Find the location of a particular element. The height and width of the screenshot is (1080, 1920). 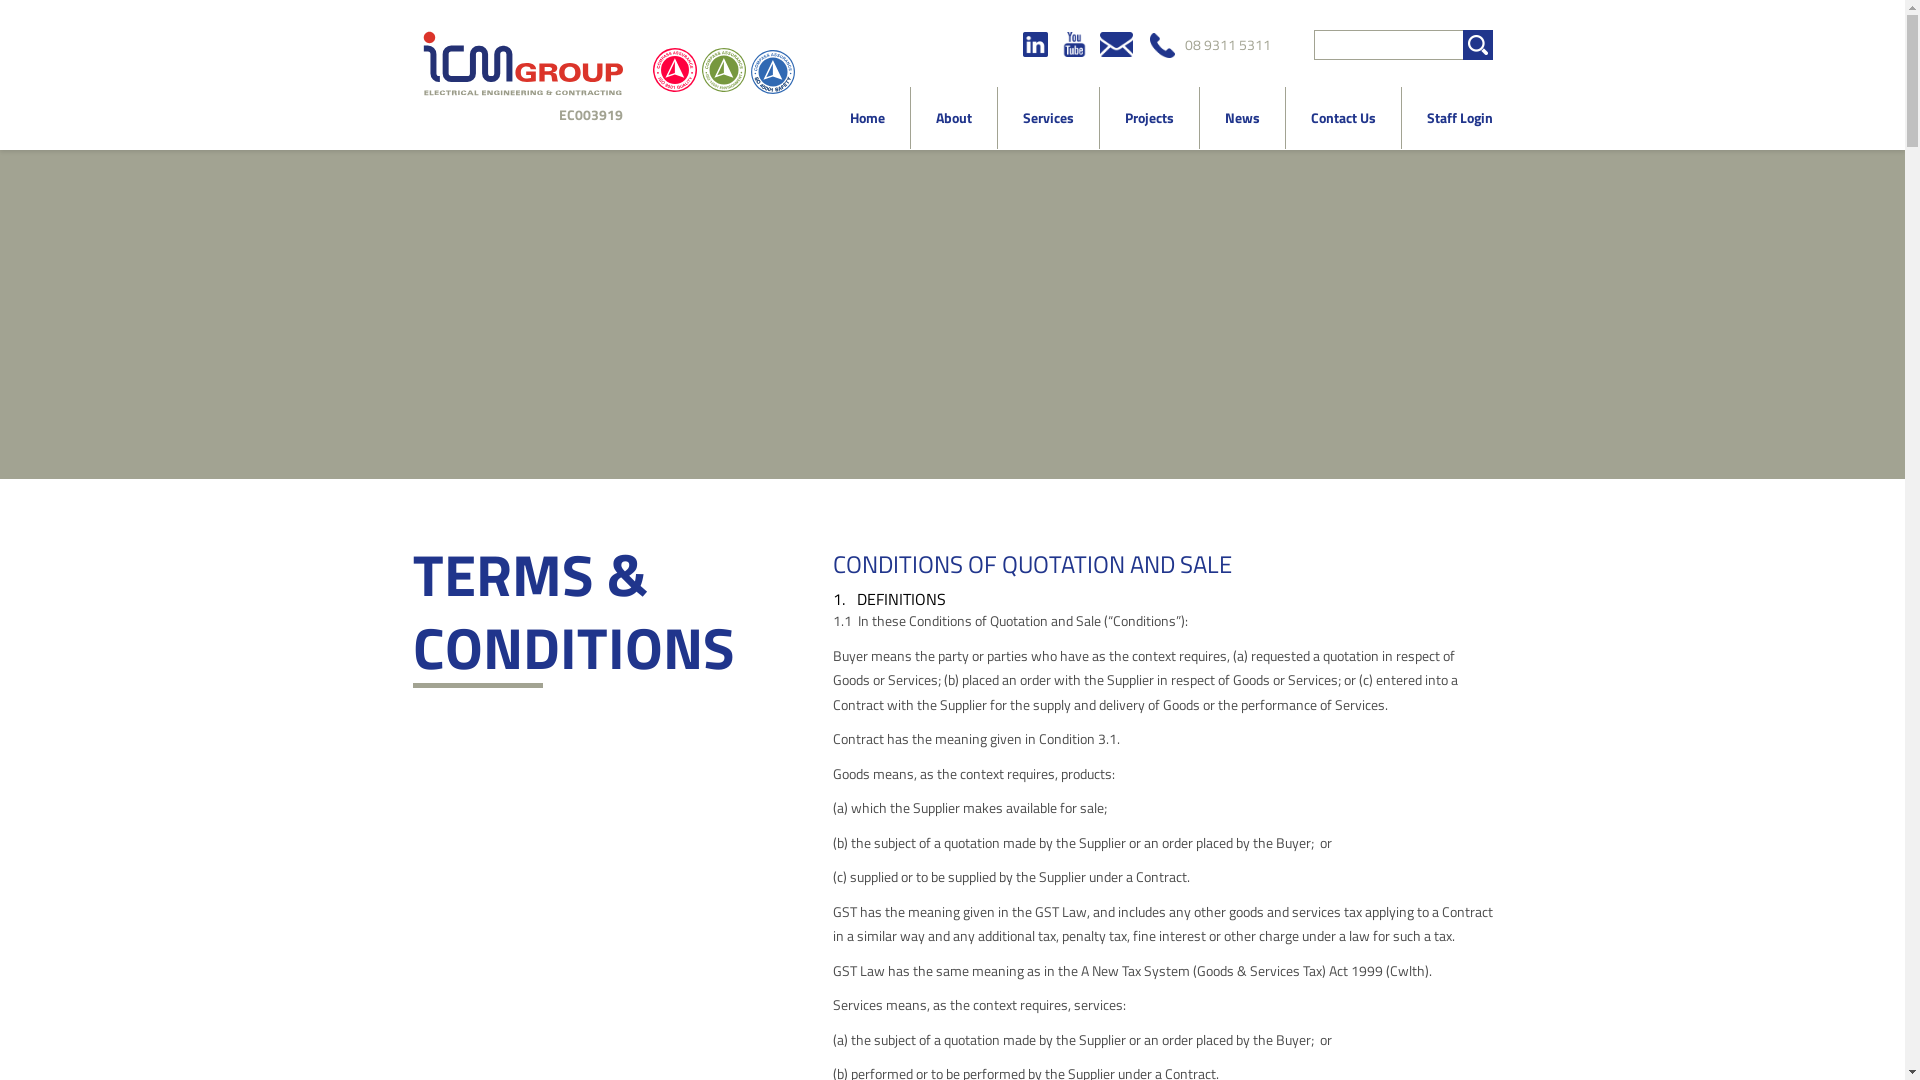

'Staff Login' is located at coordinates (1447, 118).